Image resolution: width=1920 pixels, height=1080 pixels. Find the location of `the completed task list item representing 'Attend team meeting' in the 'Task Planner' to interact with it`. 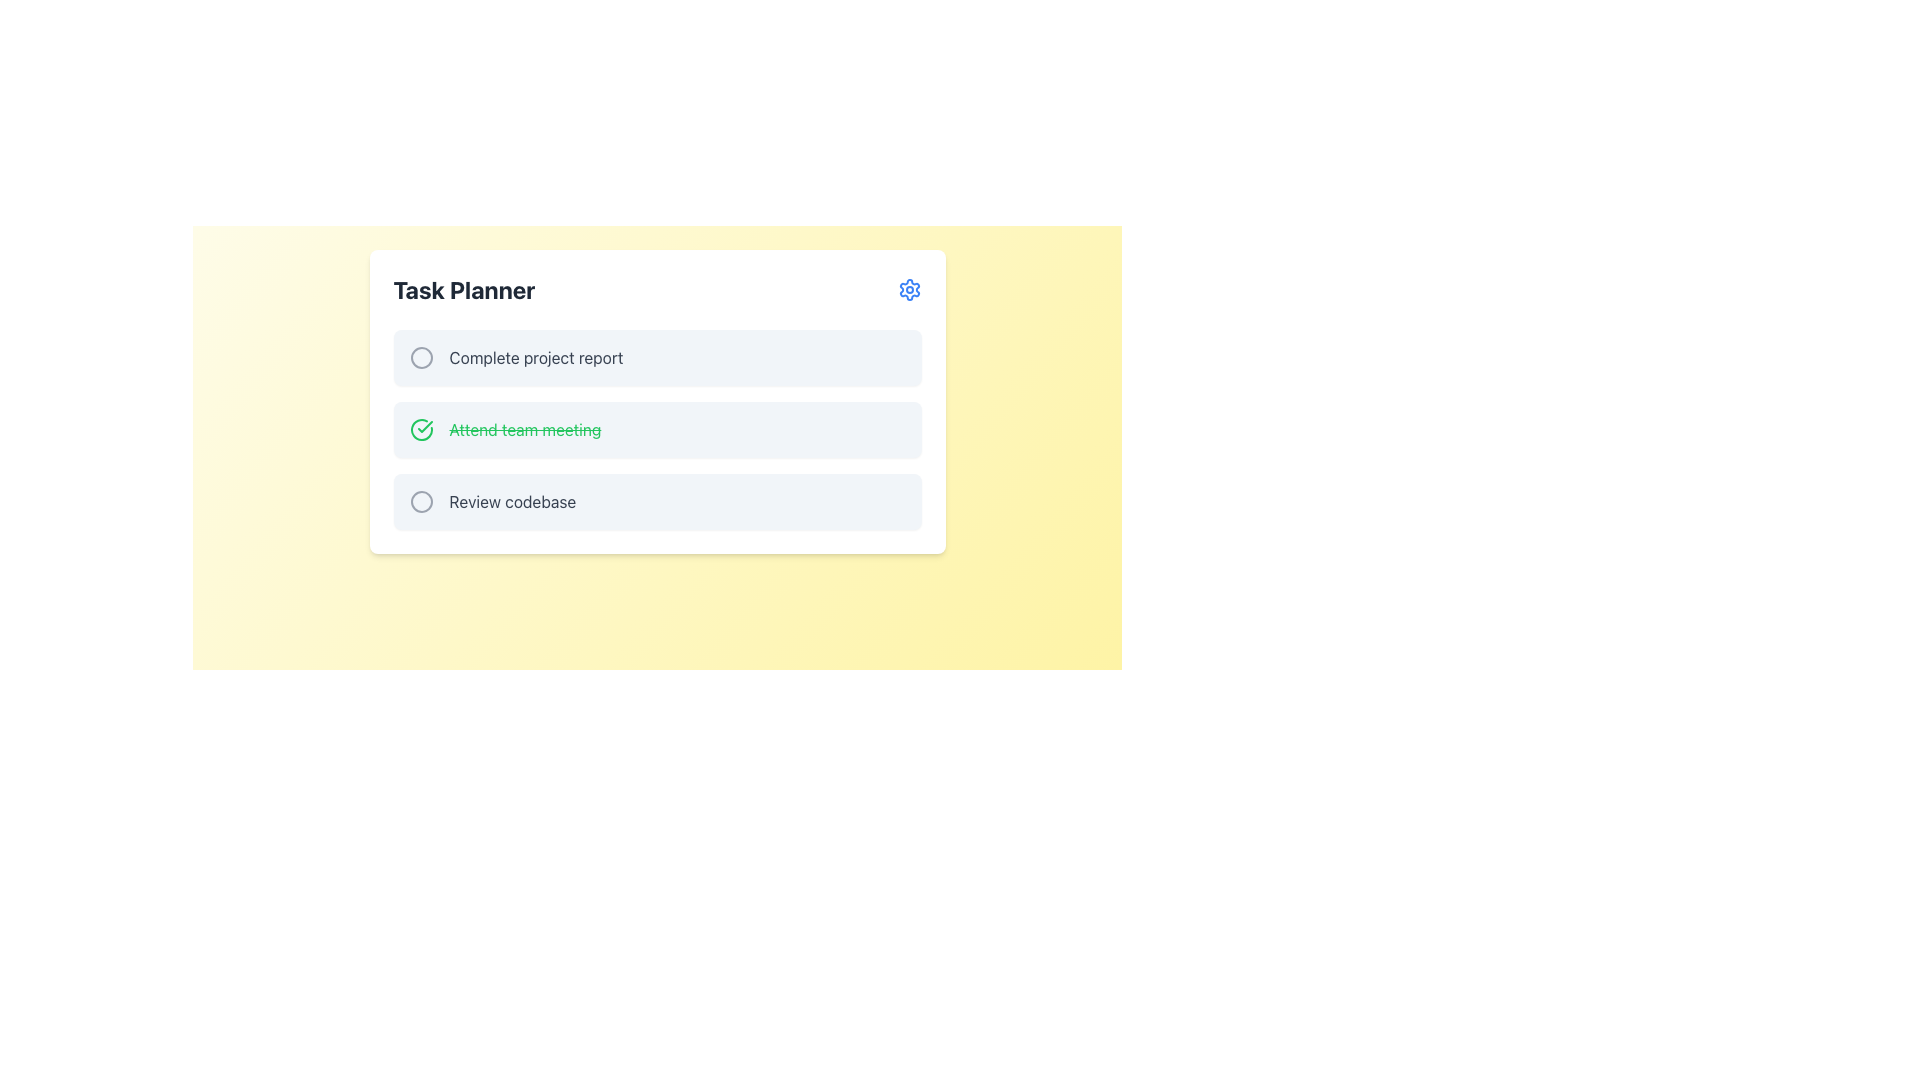

the completed task list item representing 'Attend team meeting' in the 'Task Planner' to interact with it is located at coordinates (657, 401).